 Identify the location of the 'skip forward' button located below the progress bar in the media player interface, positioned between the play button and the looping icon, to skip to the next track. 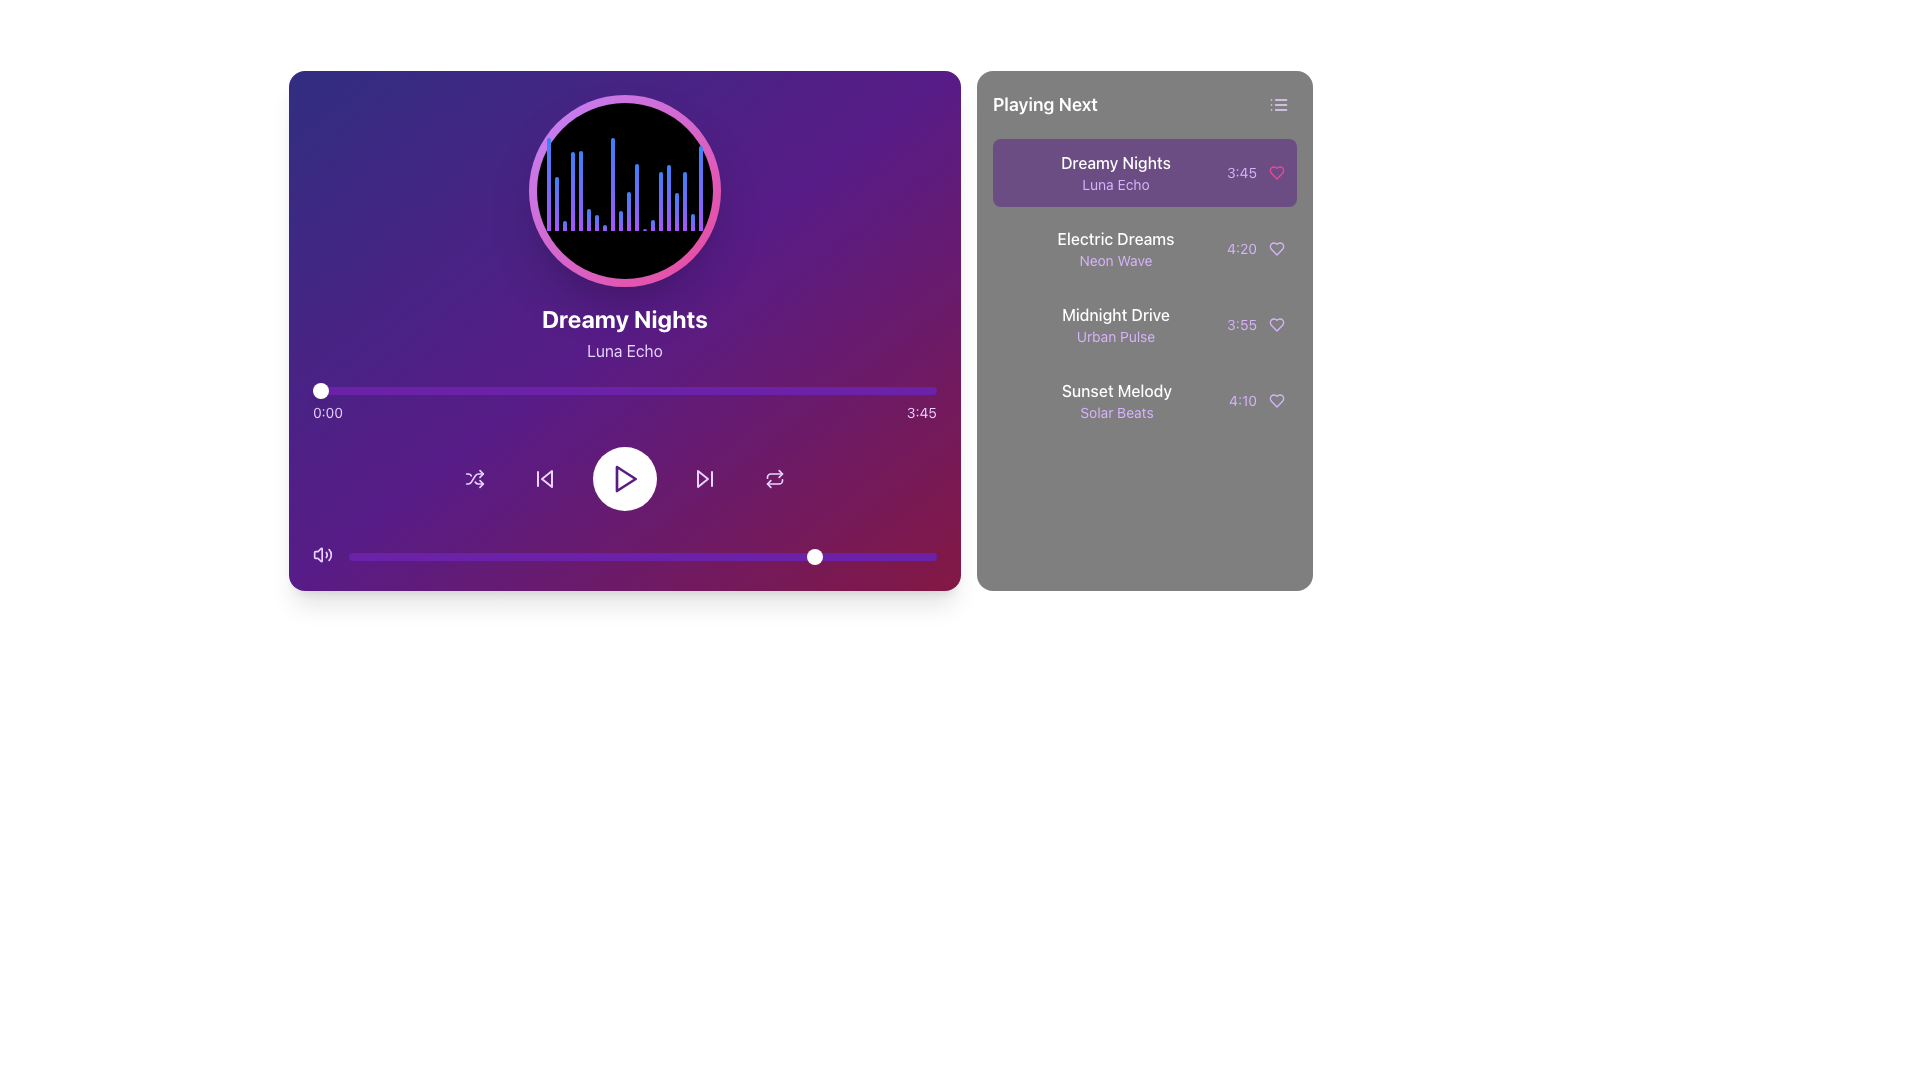
(705, 478).